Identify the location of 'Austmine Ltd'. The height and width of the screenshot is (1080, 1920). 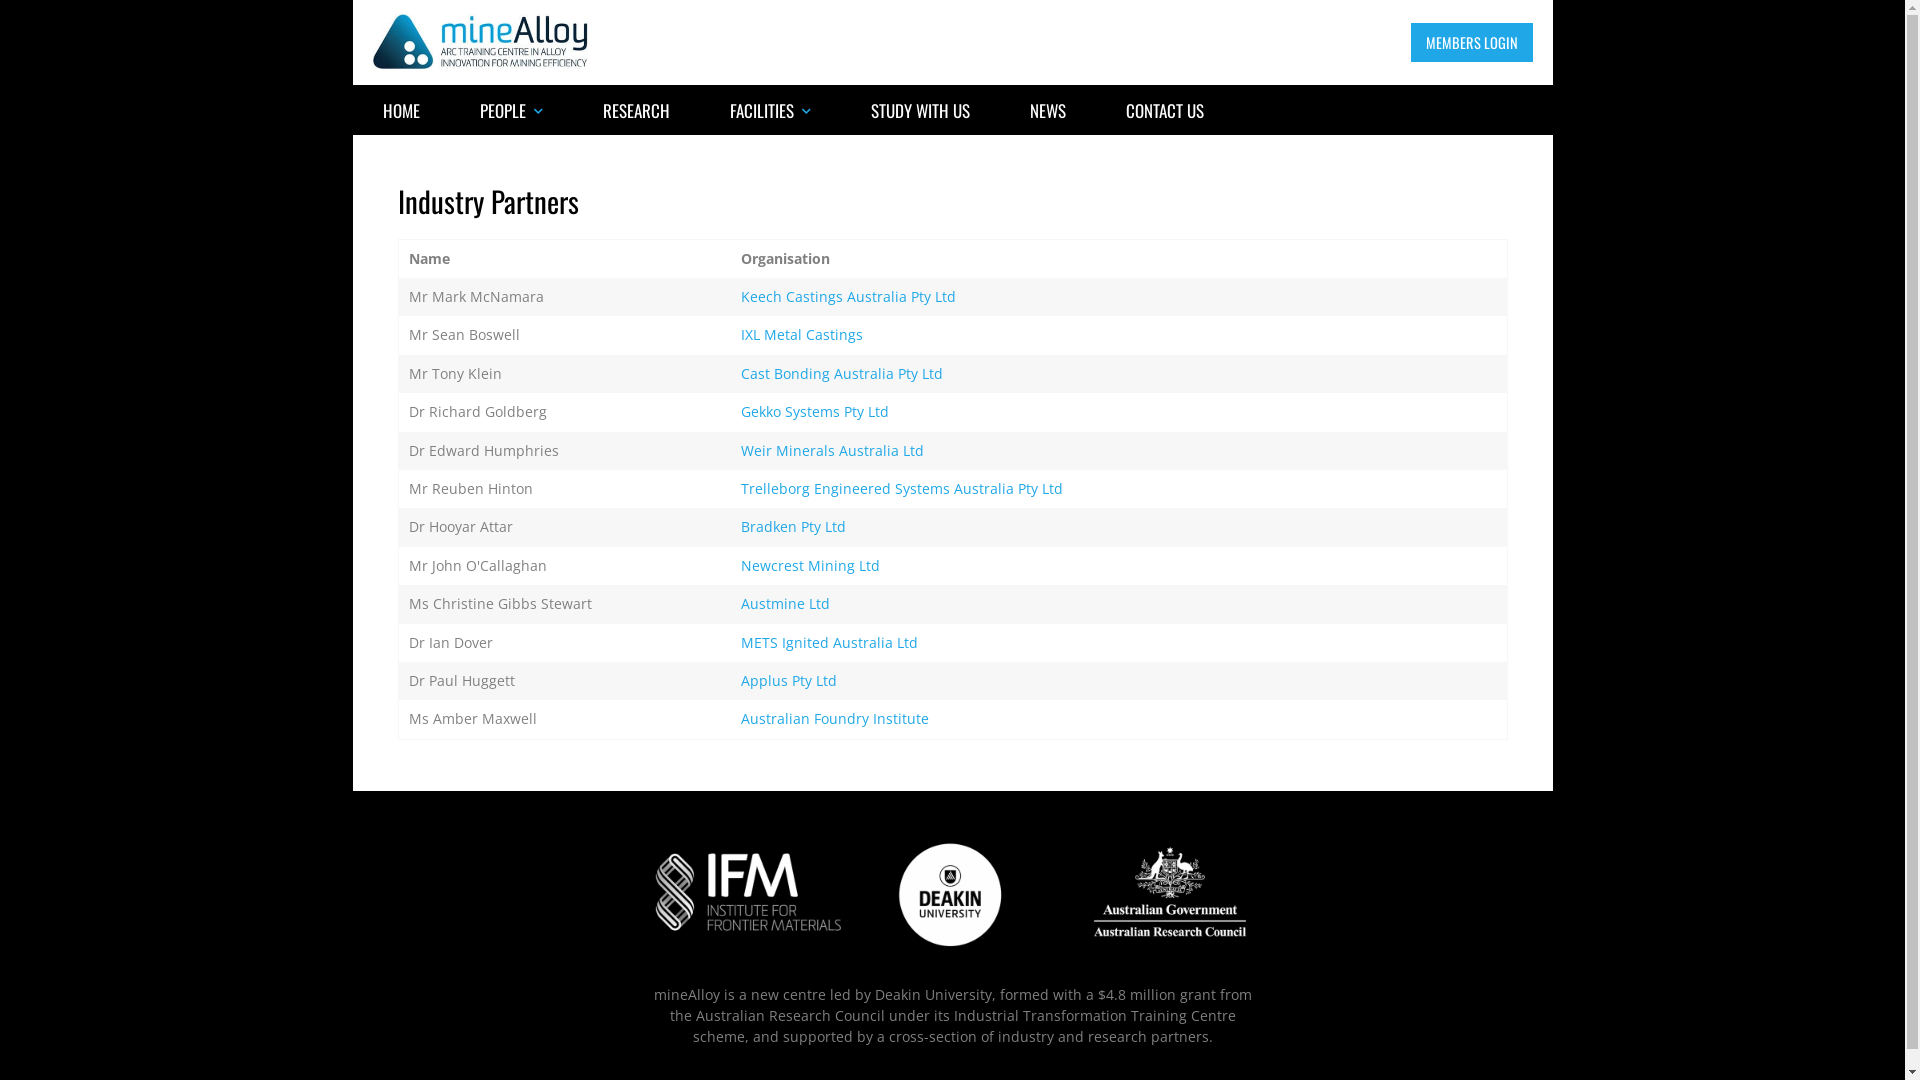
(784, 602).